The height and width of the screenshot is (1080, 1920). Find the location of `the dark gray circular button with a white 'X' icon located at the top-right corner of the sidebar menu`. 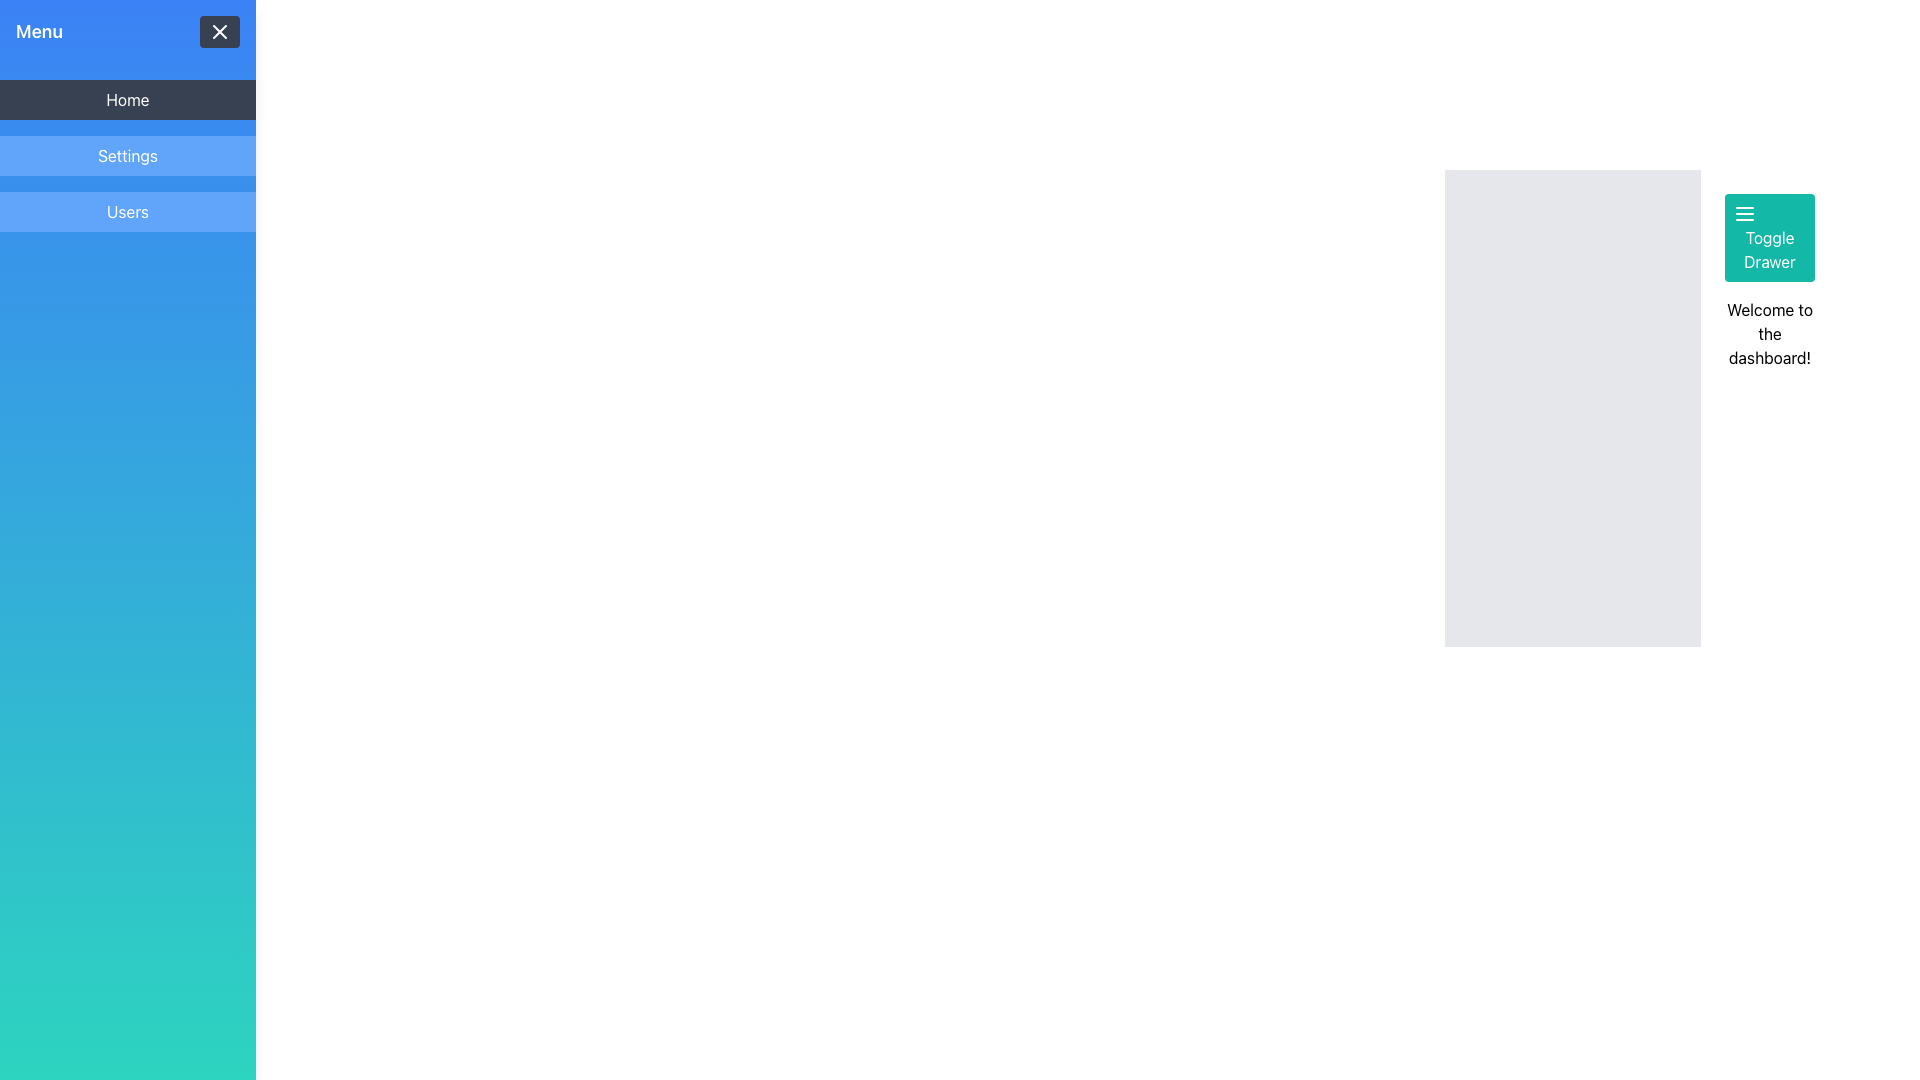

the dark gray circular button with a white 'X' icon located at the top-right corner of the sidebar menu is located at coordinates (220, 31).